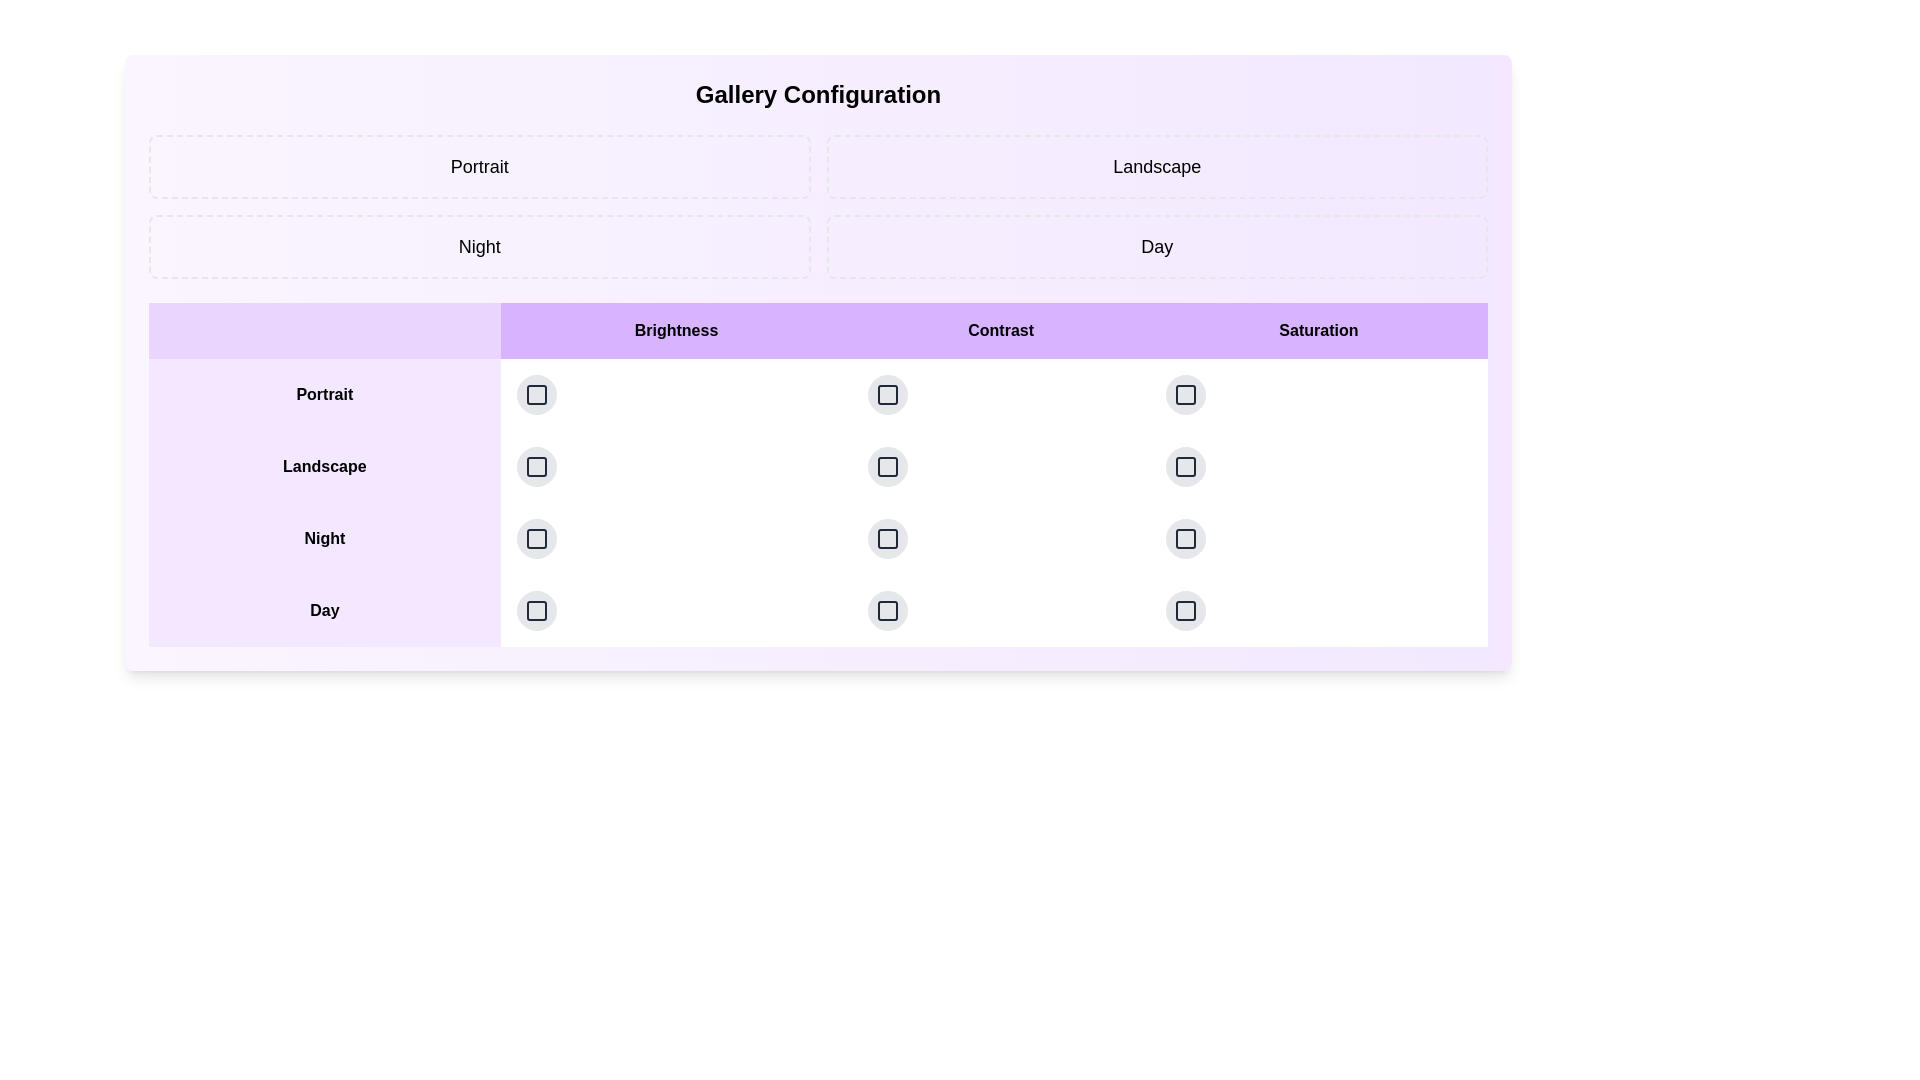  What do you see at coordinates (536, 466) in the screenshot?
I see `the checkbox in the first column (Brightness) of the second row (Landscape)` at bounding box center [536, 466].